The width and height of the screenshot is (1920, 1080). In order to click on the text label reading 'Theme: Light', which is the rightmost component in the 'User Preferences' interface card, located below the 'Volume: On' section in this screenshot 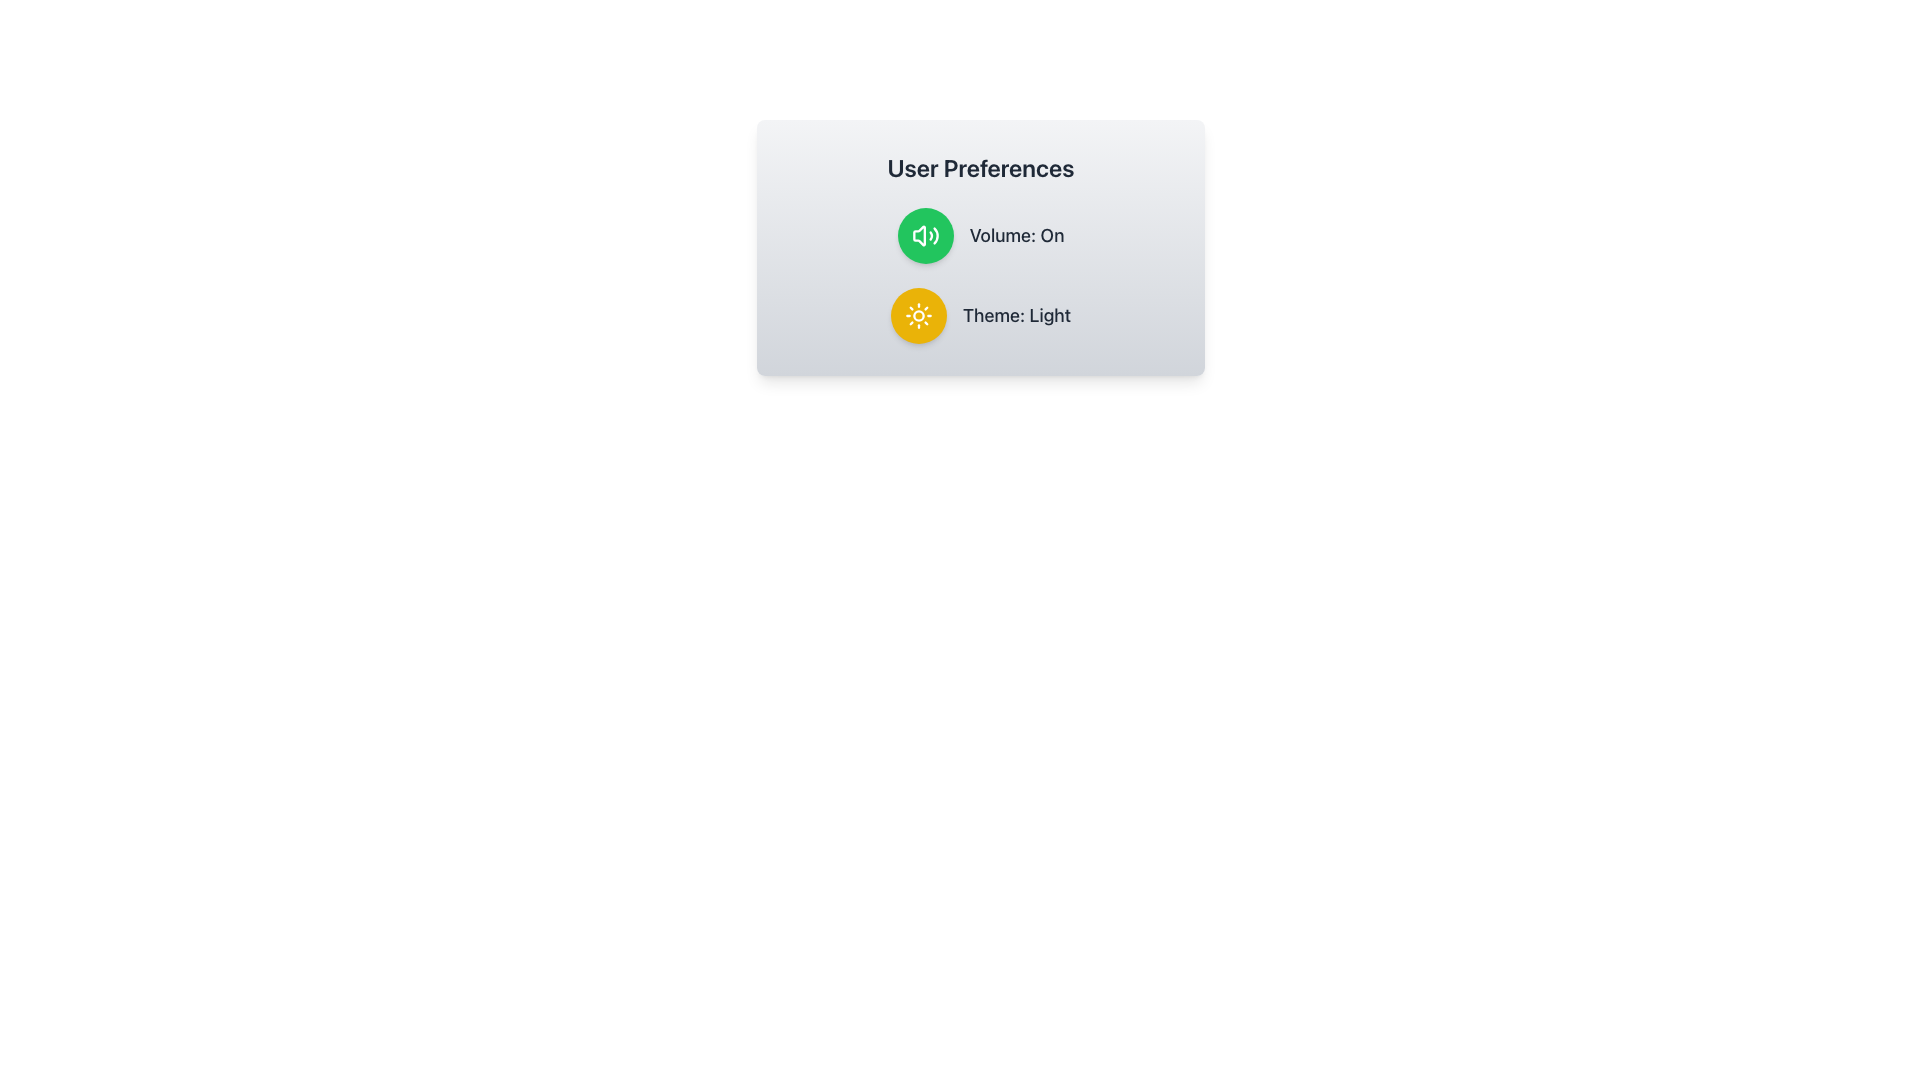, I will do `click(1017, 315)`.